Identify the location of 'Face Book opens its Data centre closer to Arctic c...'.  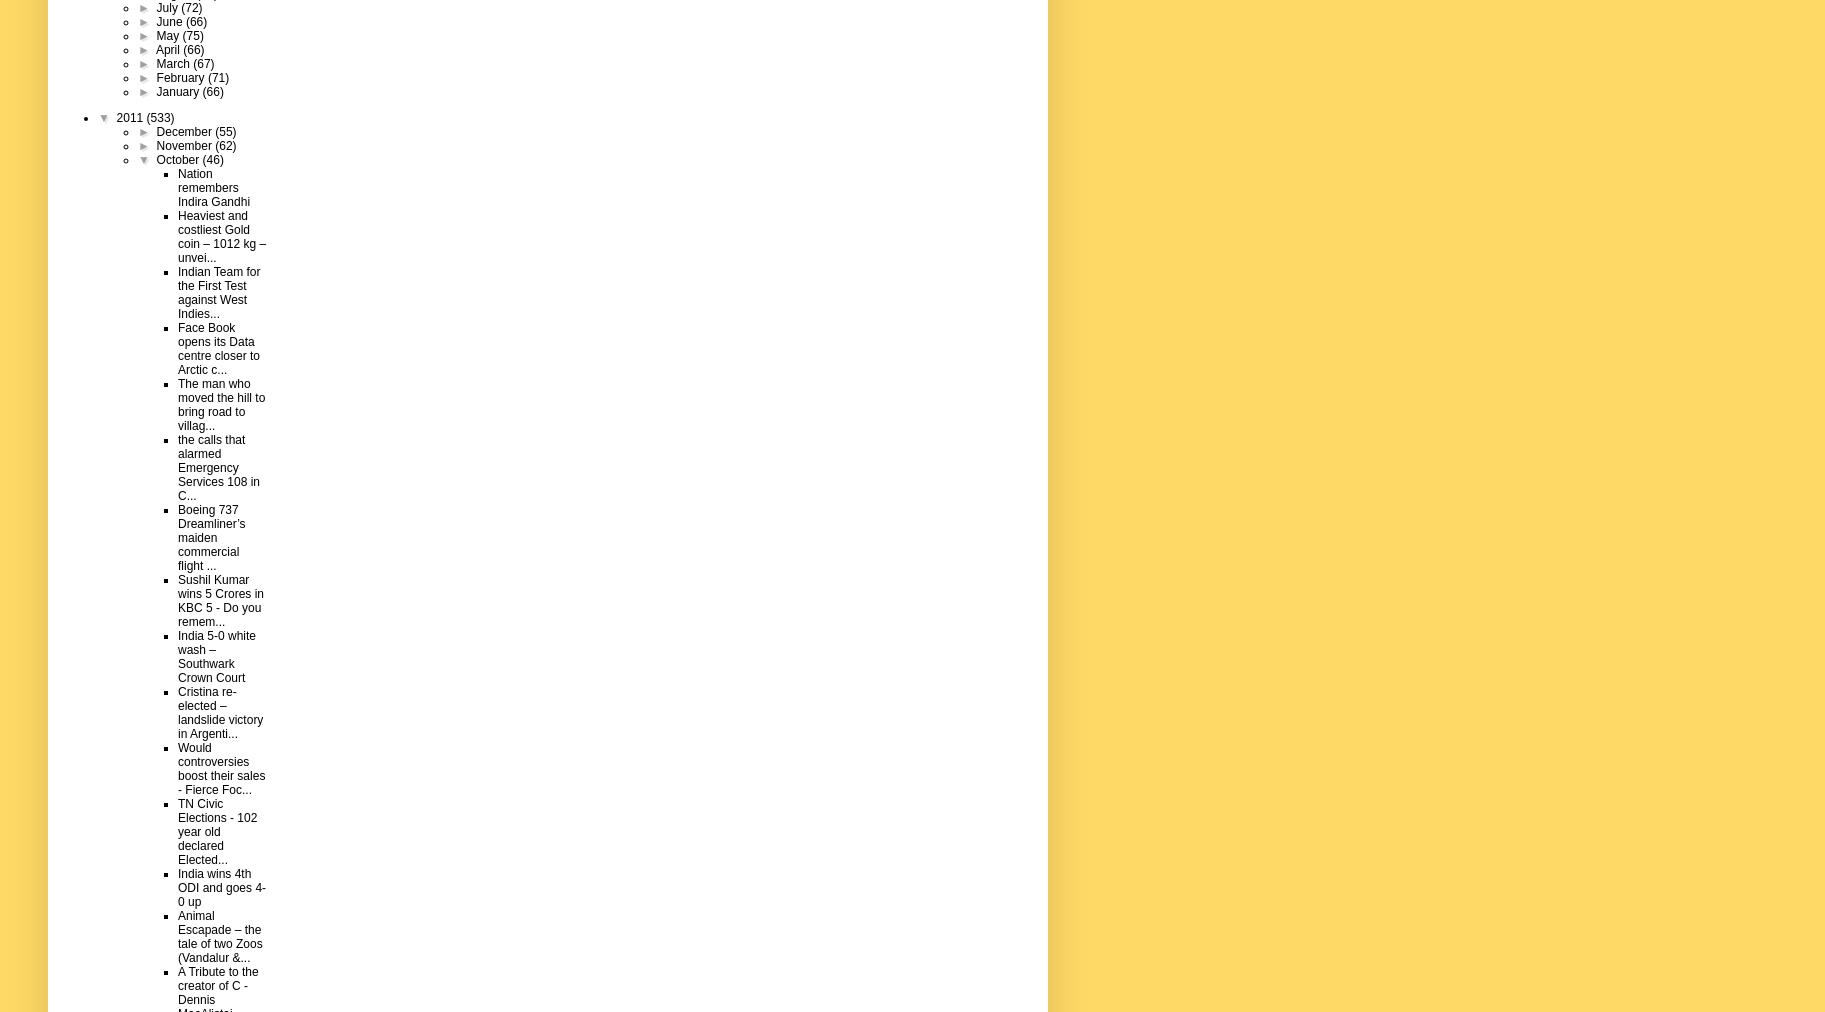
(219, 347).